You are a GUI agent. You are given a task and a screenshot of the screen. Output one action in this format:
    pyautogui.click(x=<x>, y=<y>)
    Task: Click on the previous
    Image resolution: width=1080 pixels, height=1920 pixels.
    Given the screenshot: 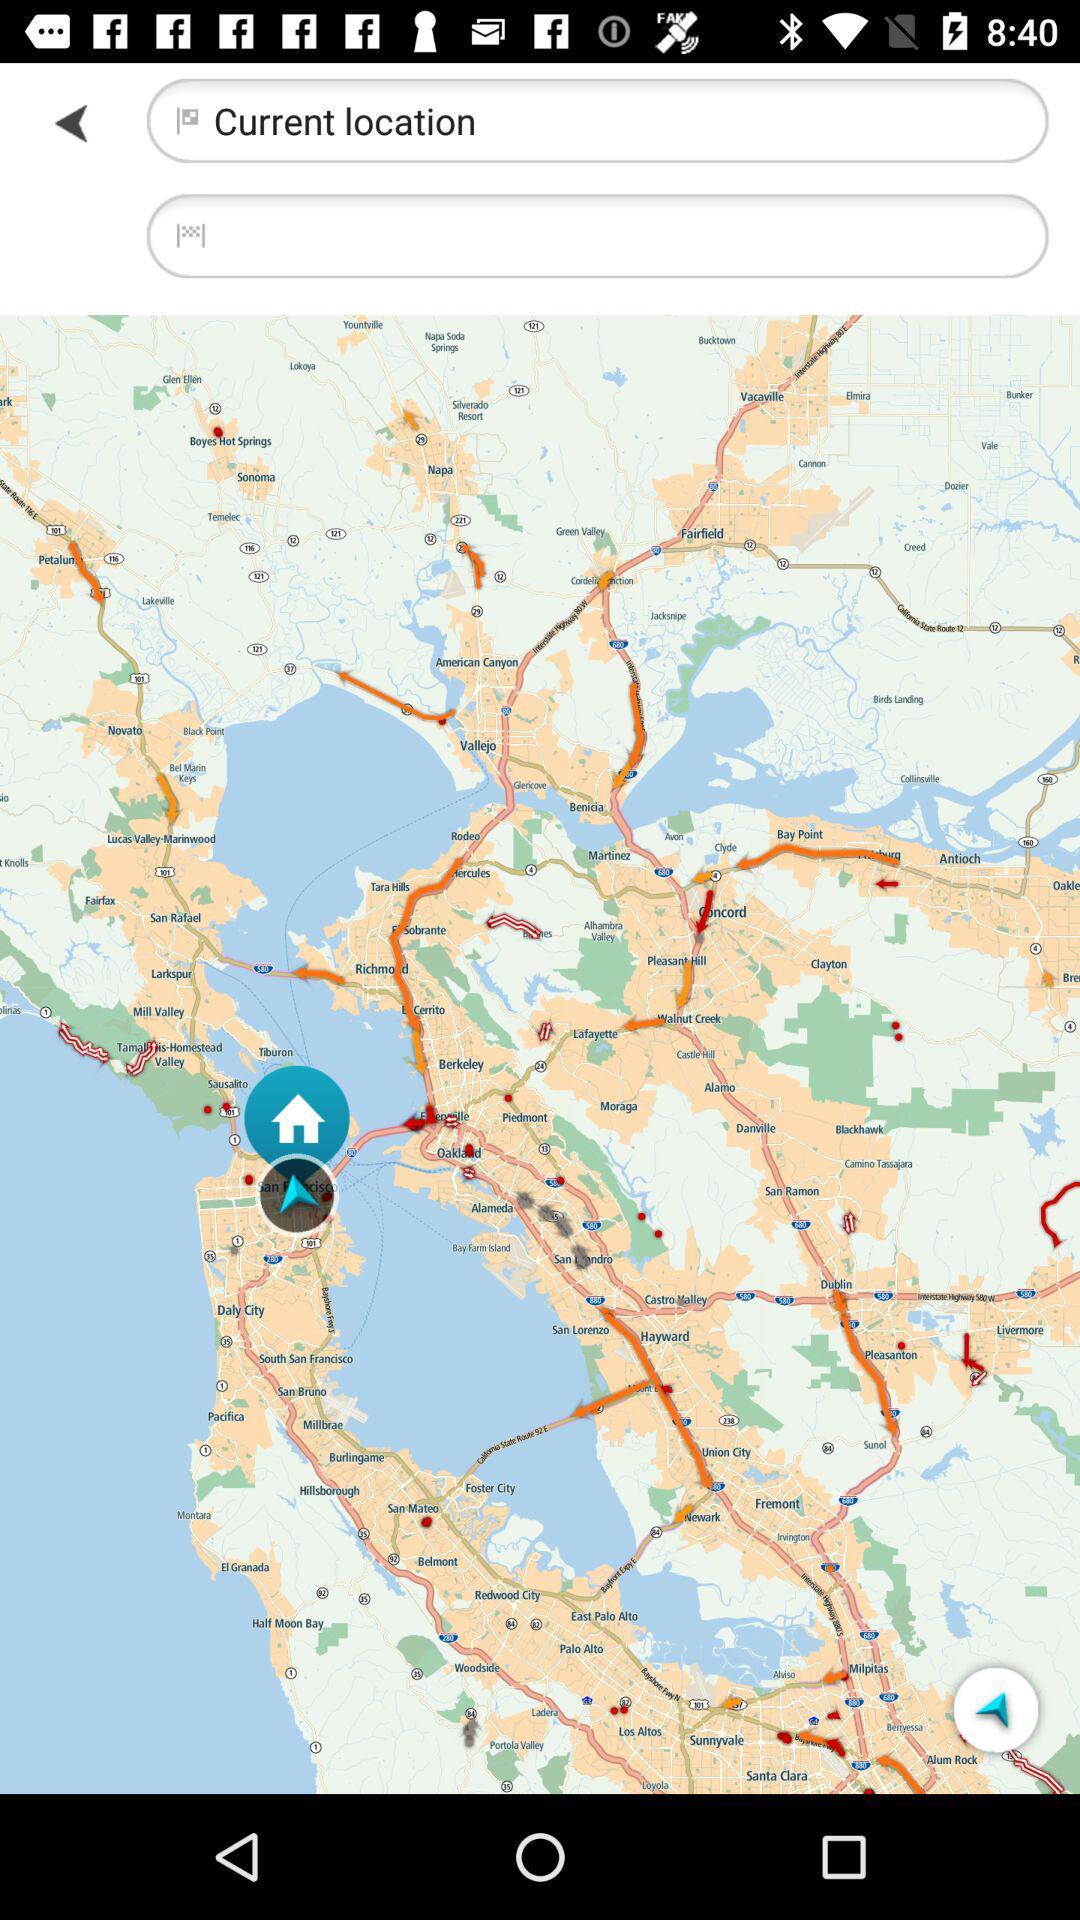 What is the action you would take?
    pyautogui.click(x=72, y=121)
    